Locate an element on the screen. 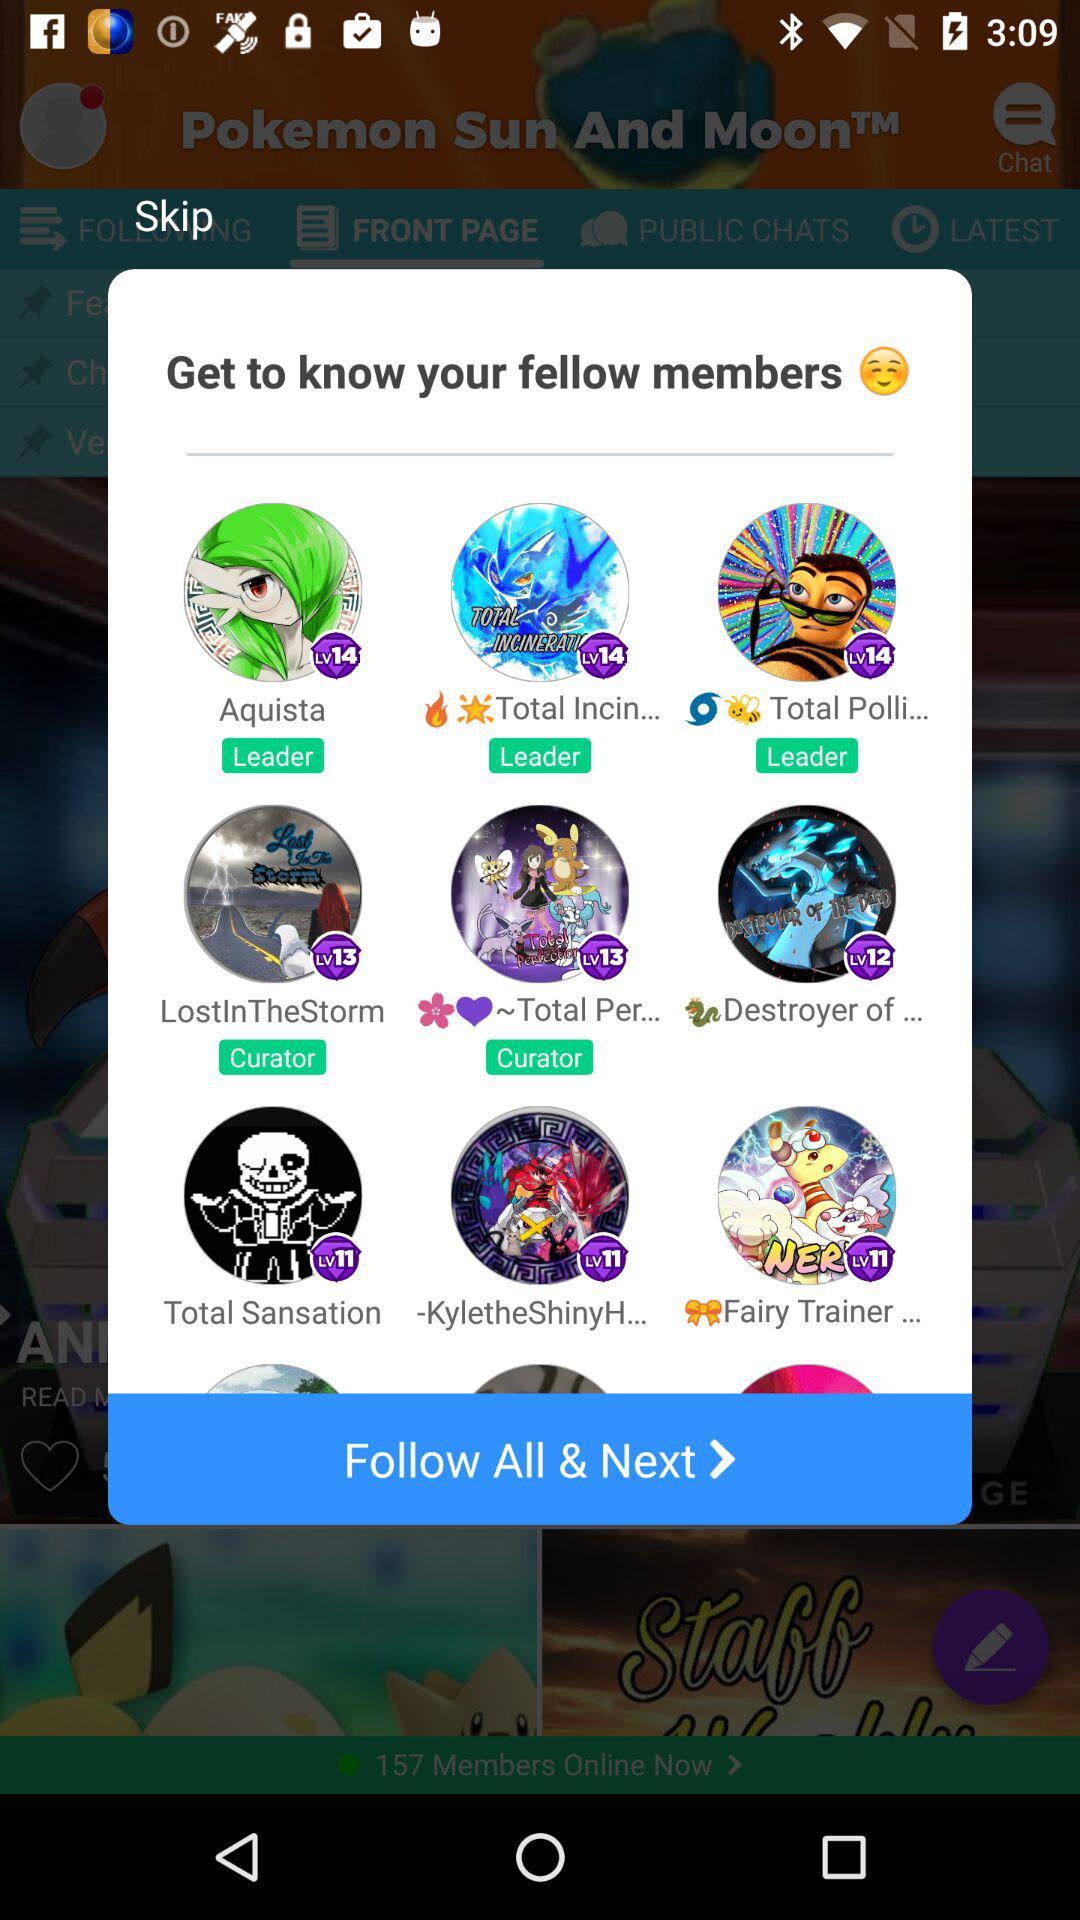 The width and height of the screenshot is (1080, 1920). skip is located at coordinates (172, 214).